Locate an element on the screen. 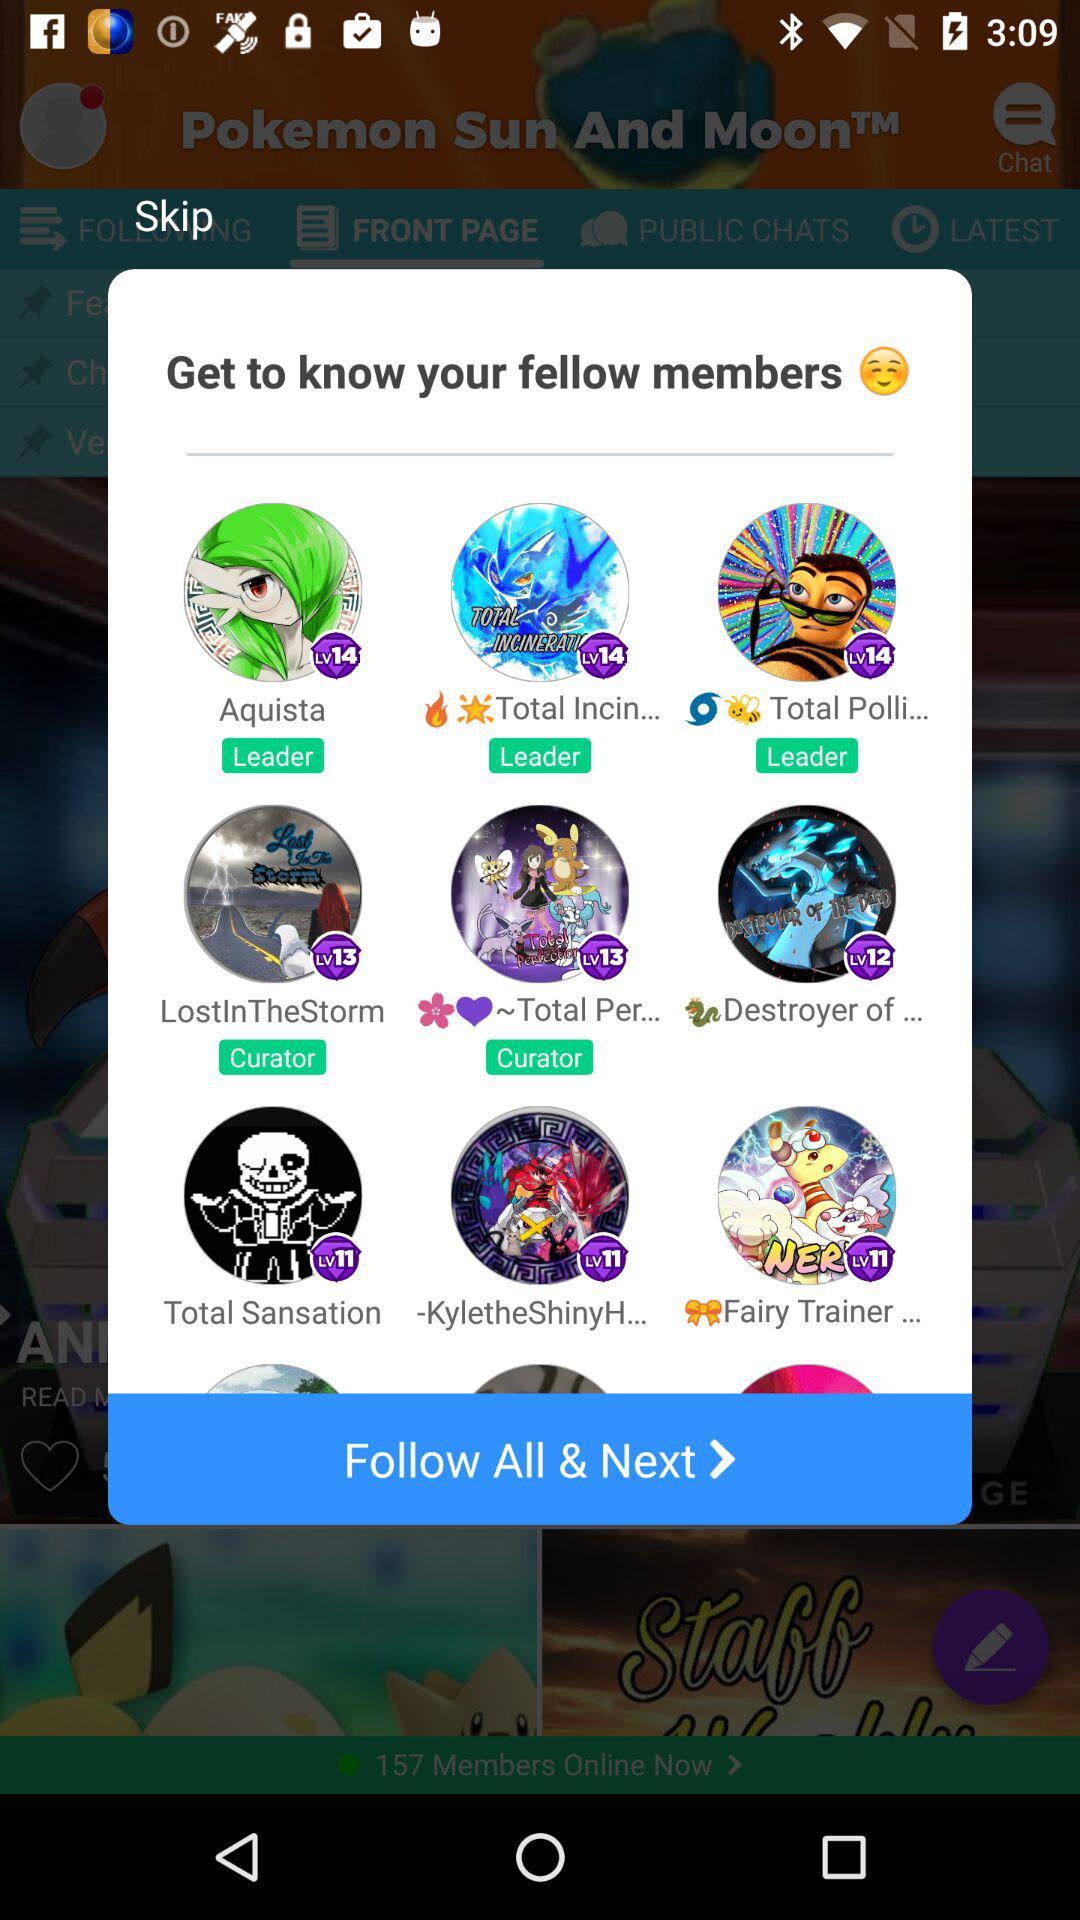 The width and height of the screenshot is (1080, 1920). skip is located at coordinates (172, 214).